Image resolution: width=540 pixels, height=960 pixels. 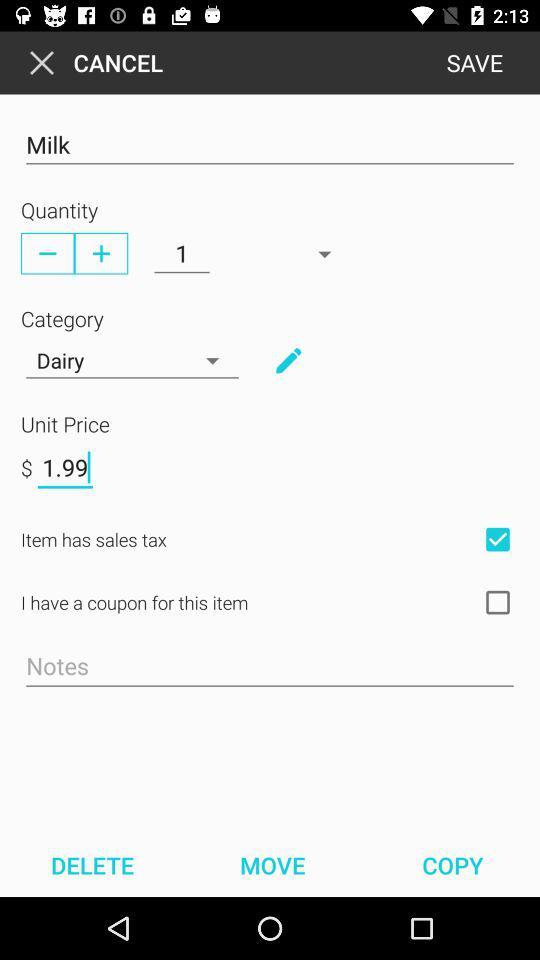 What do you see at coordinates (100, 252) in the screenshot?
I see `plus` at bounding box center [100, 252].